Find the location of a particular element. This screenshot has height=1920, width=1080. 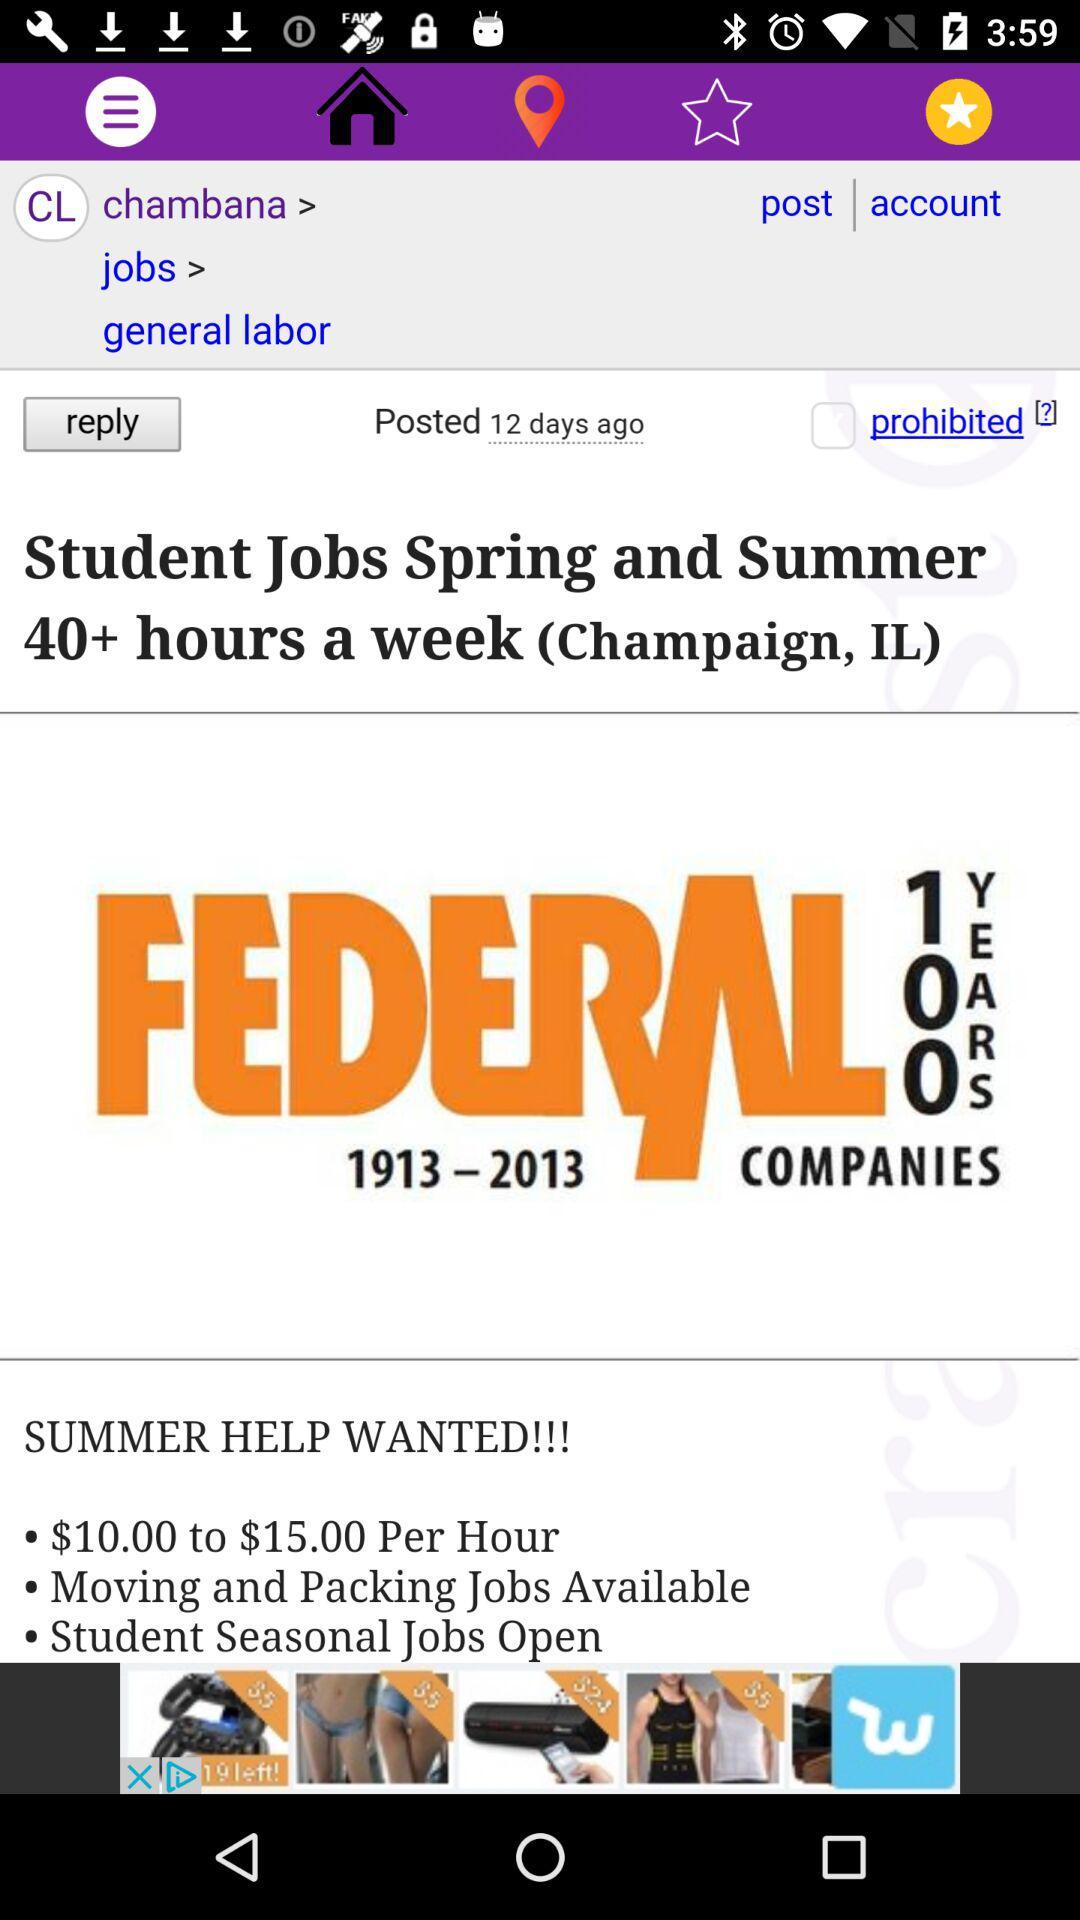

to favorites is located at coordinates (957, 110).